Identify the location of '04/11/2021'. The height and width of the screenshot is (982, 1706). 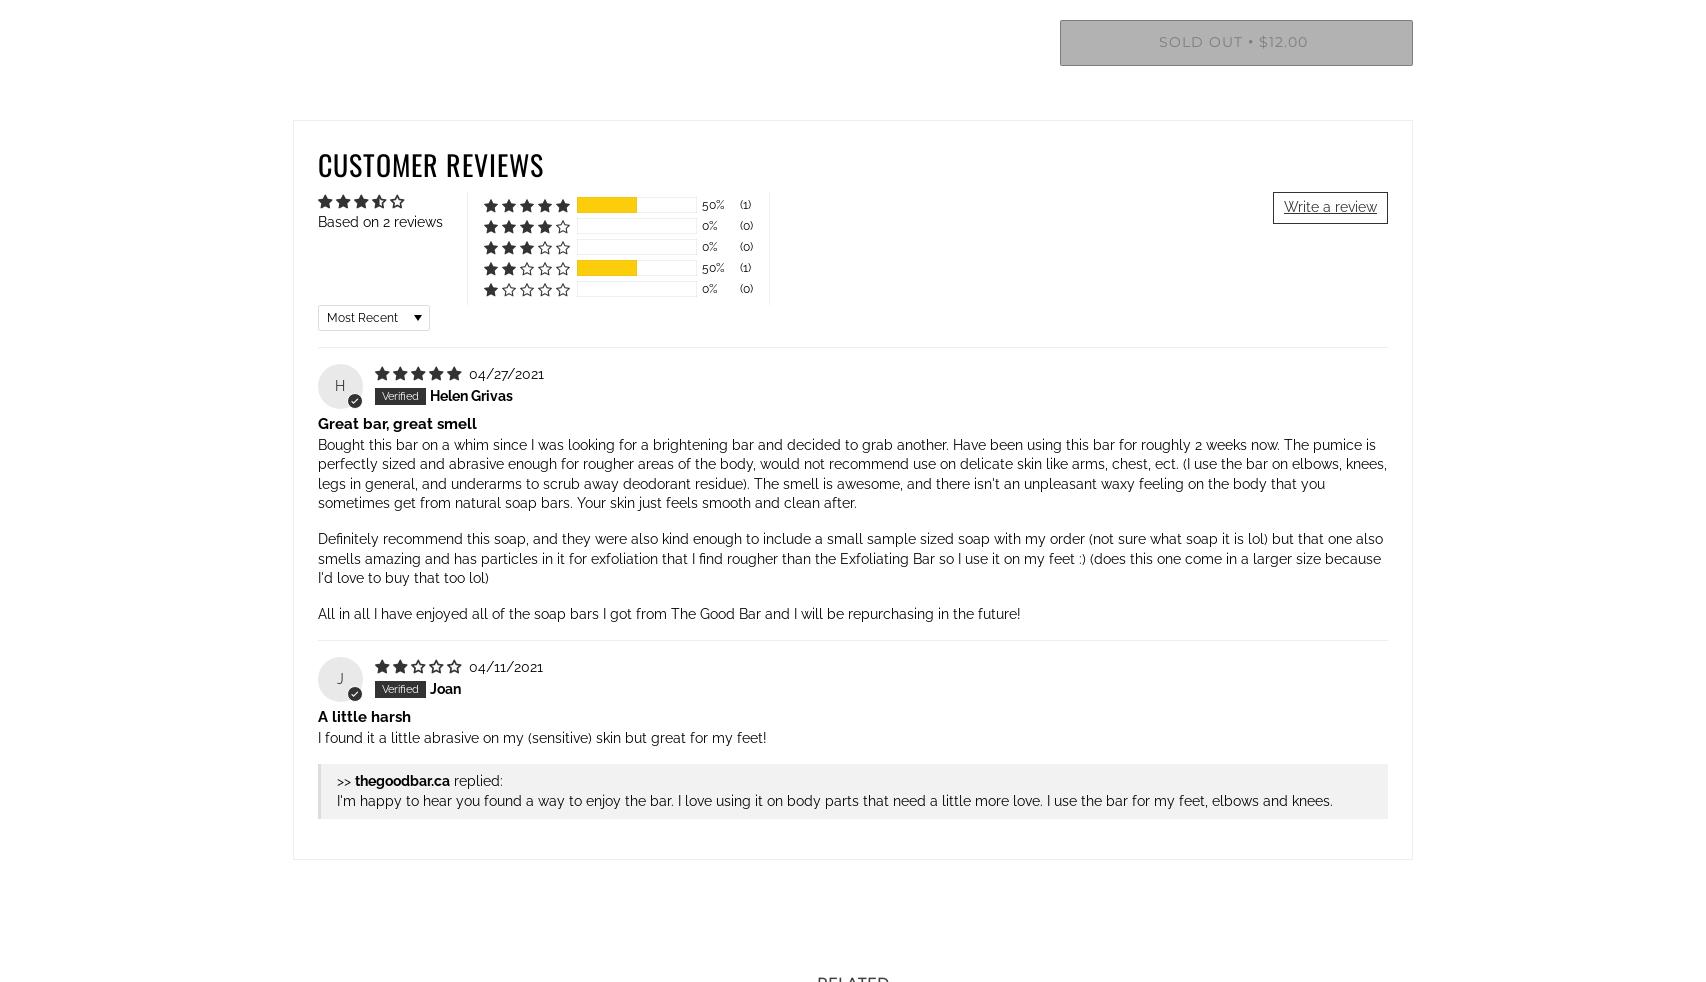
(503, 665).